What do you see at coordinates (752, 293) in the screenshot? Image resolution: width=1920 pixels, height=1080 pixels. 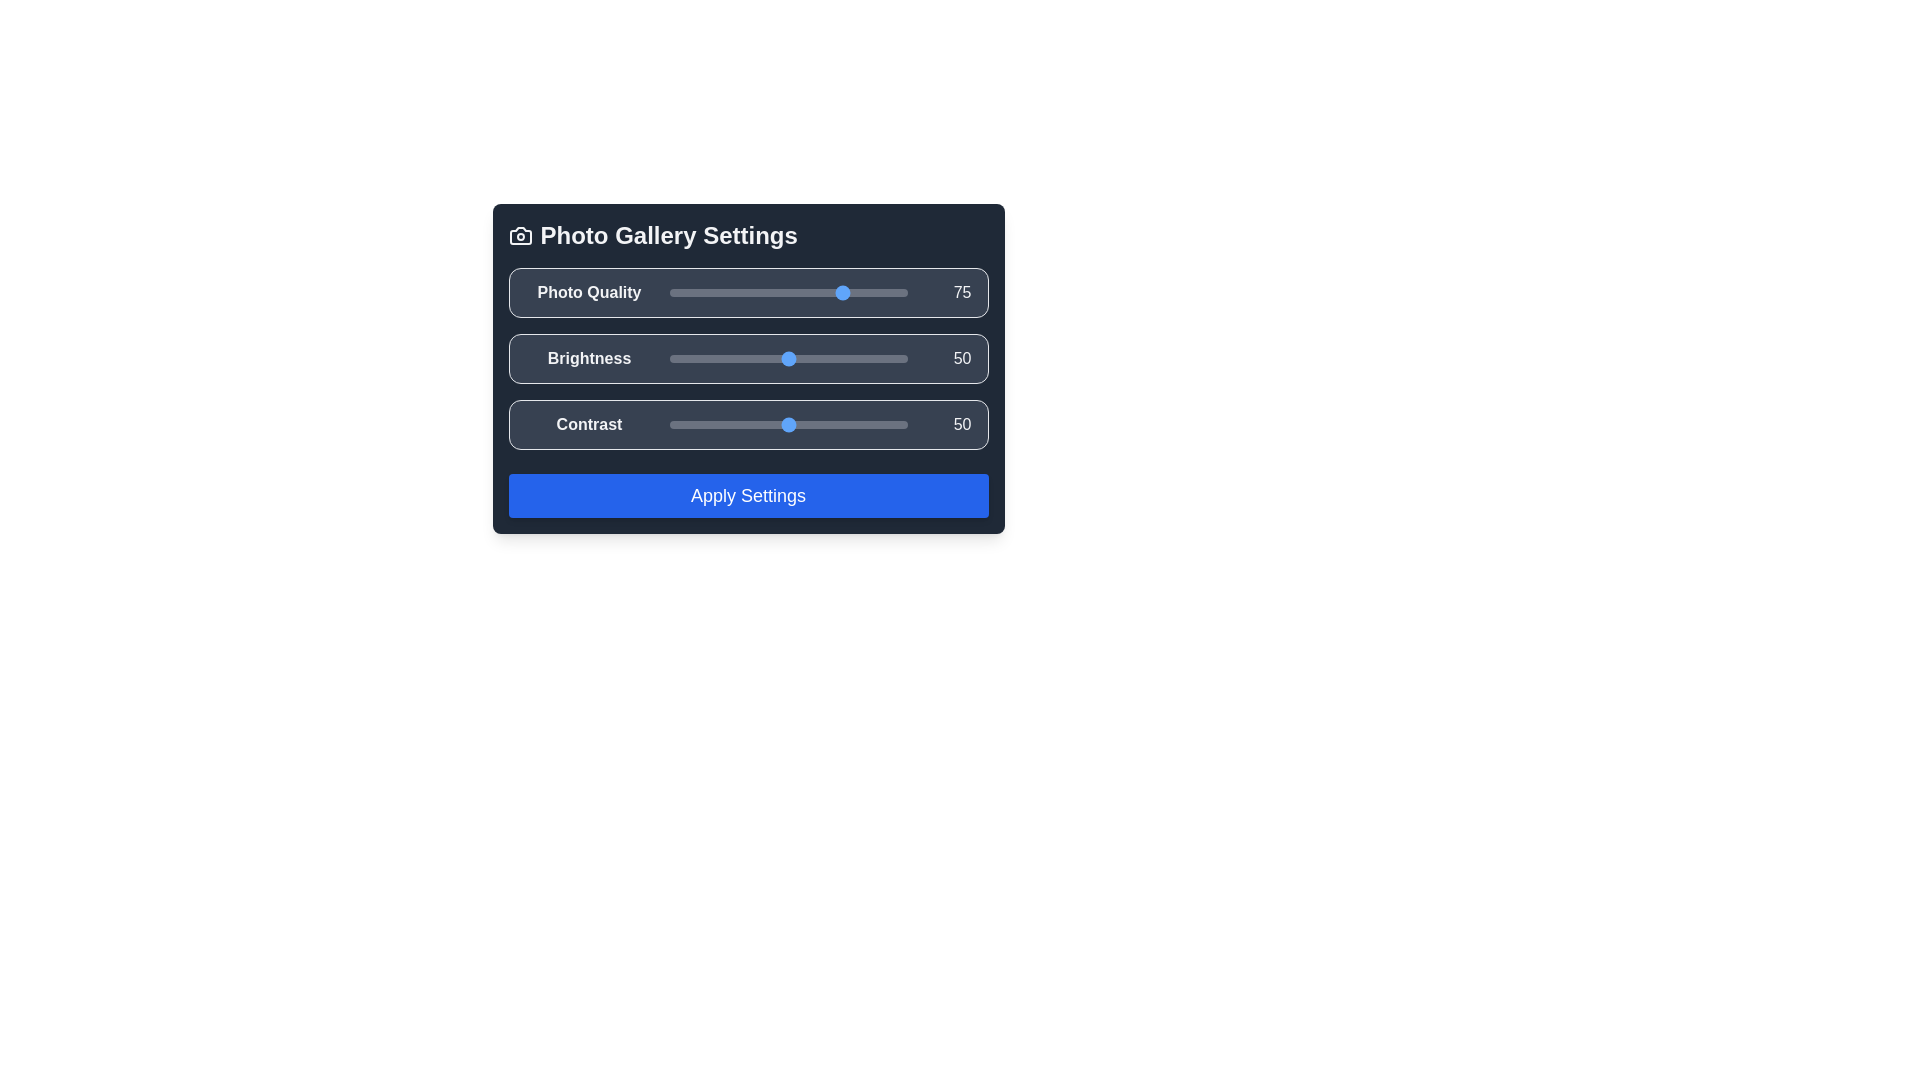 I see `the photo quality` at bounding box center [752, 293].